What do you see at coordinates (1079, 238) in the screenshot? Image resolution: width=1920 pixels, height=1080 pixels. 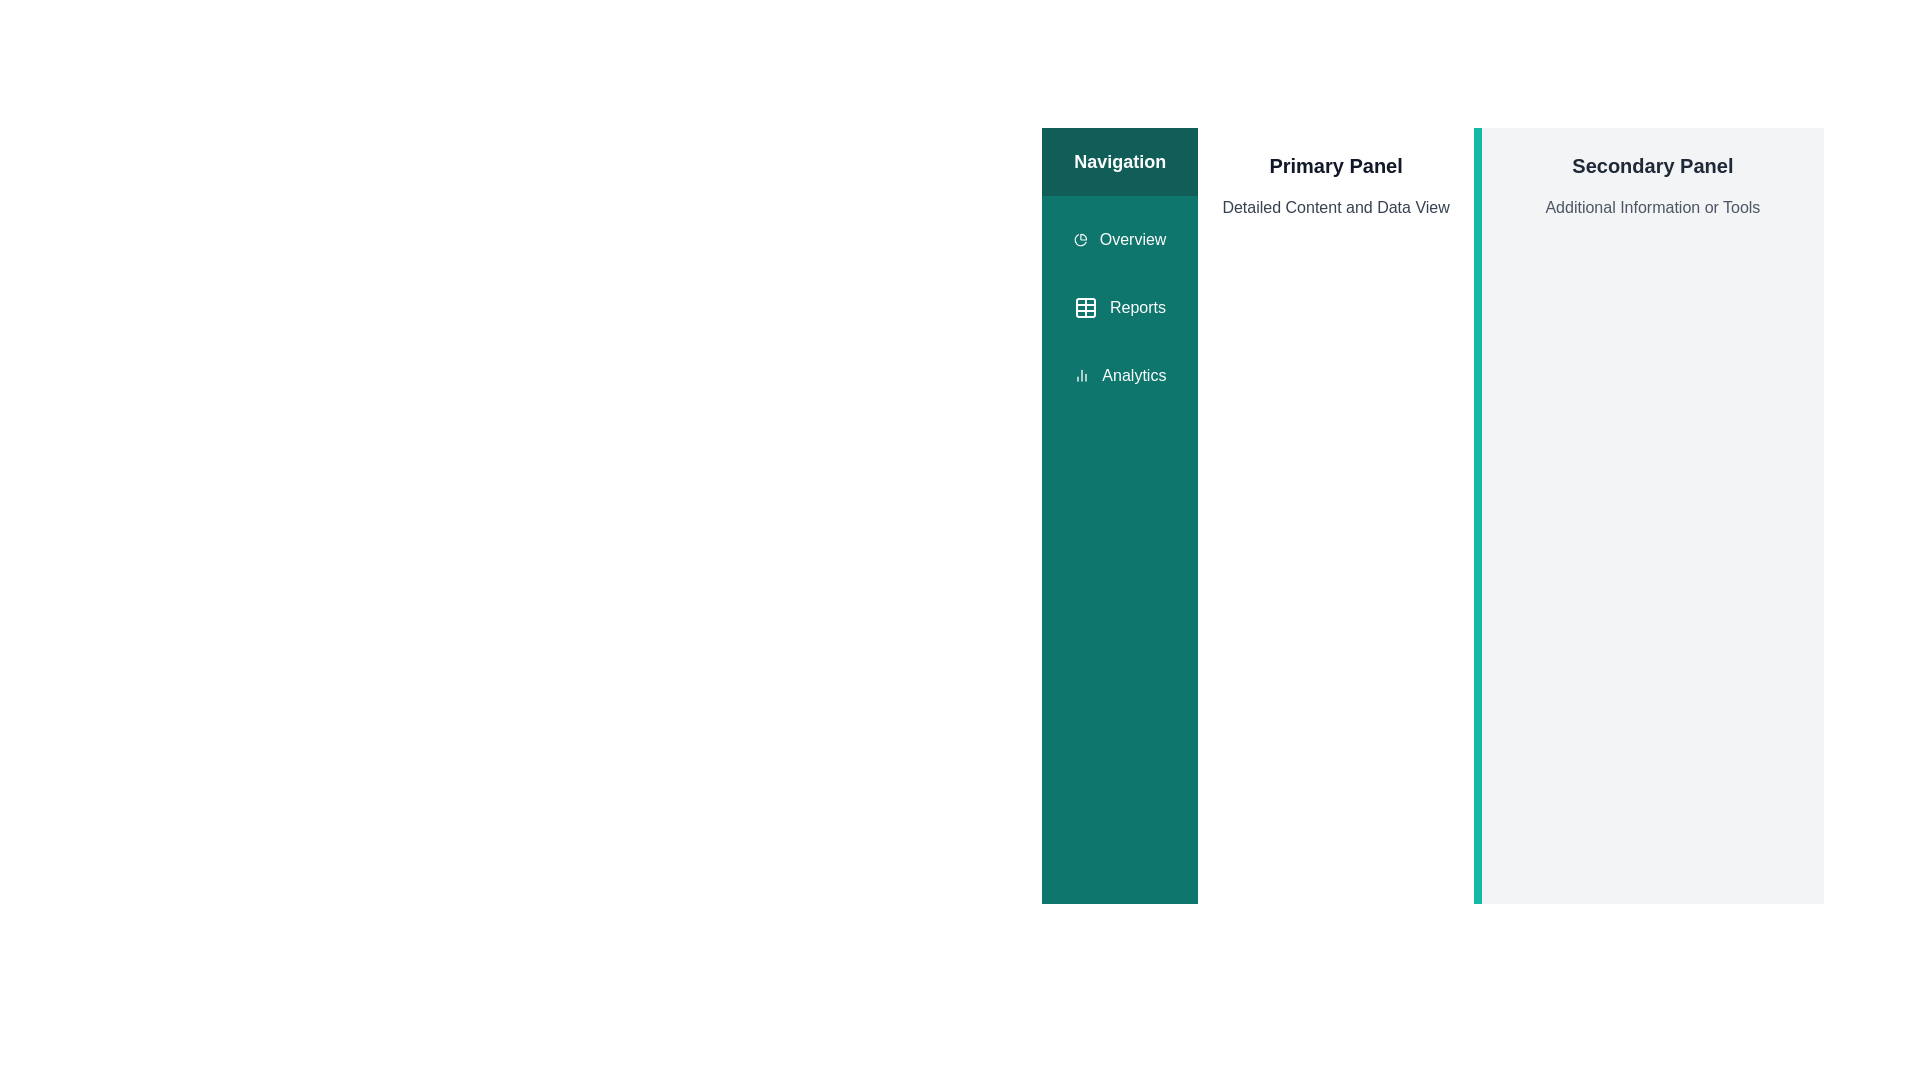 I see `the pie chart icon, which is the leftmost icon in the 'Overview' row of the navigation menu on the left-hand side` at bounding box center [1079, 238].